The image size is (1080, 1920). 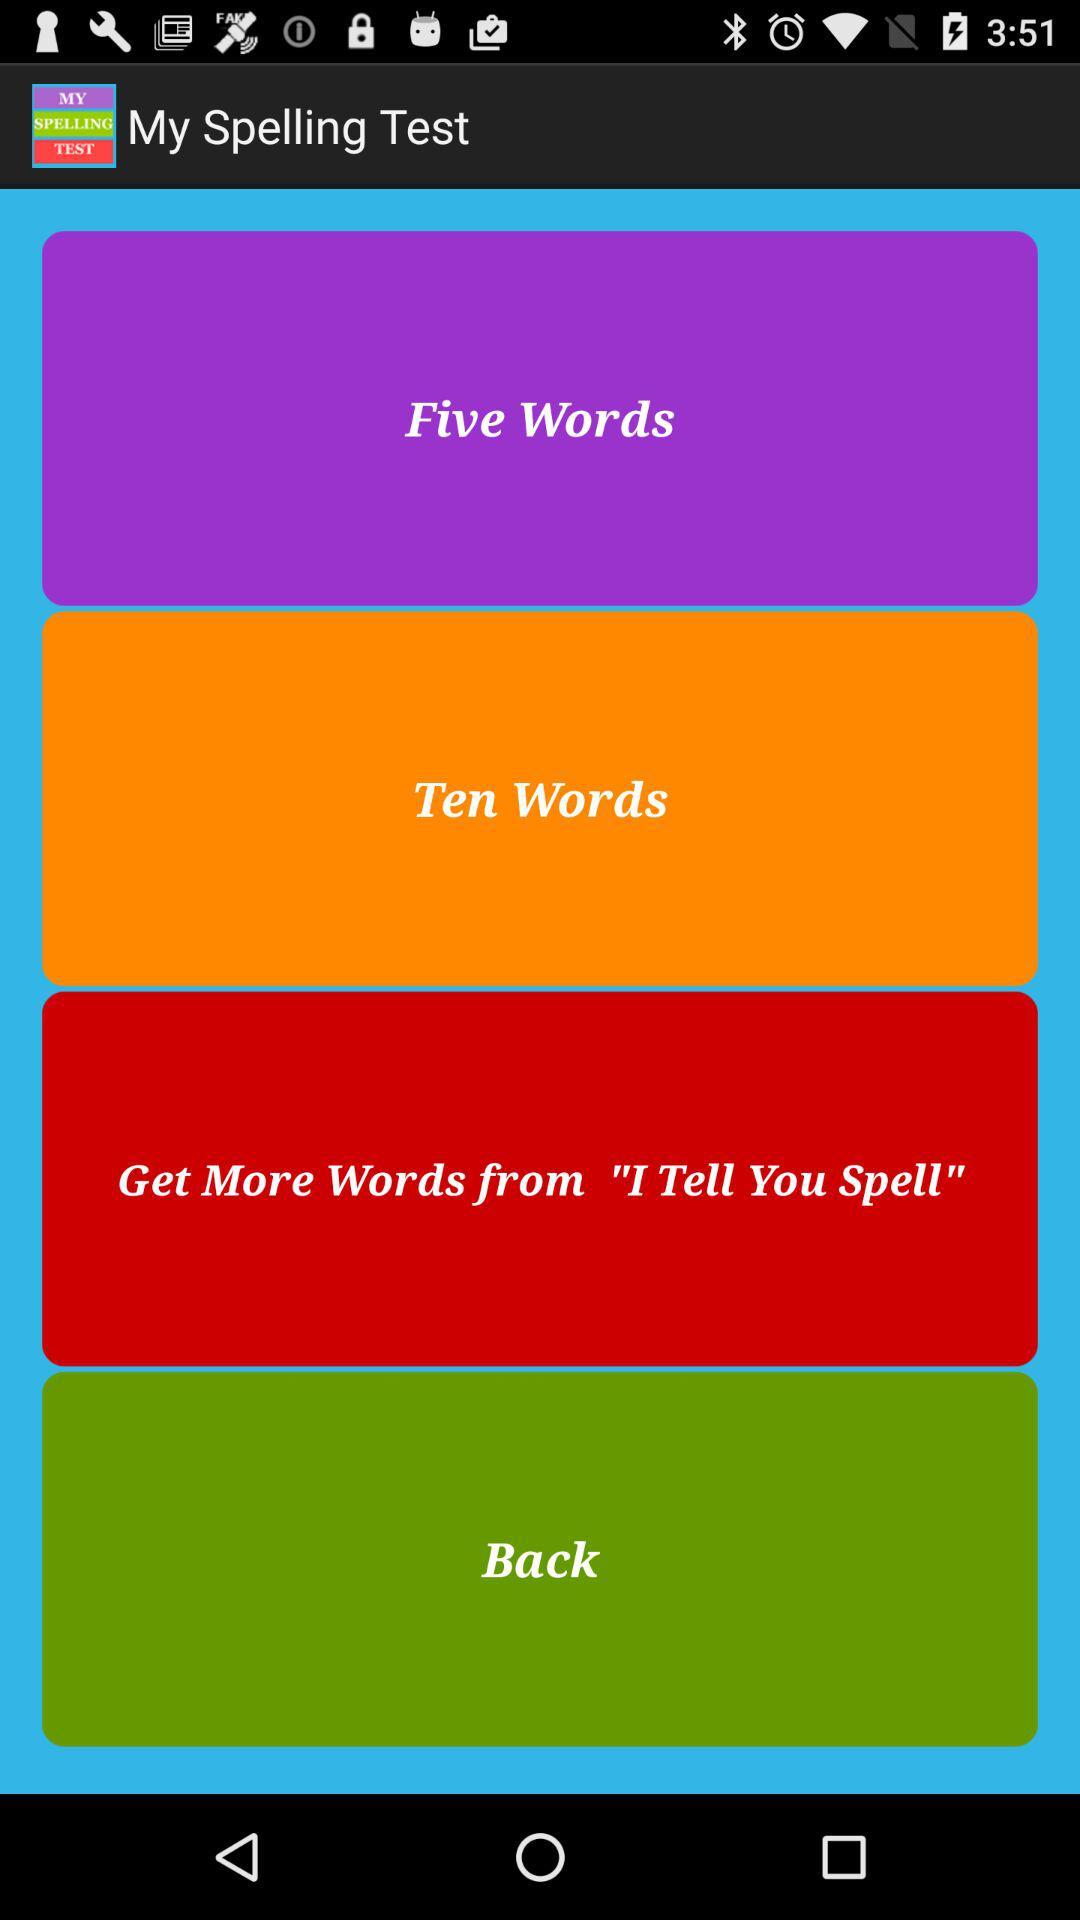 What do you see at coordinates (540, 417) in the screenshot?
I see `the five words item` at bounding box center [540, 417].